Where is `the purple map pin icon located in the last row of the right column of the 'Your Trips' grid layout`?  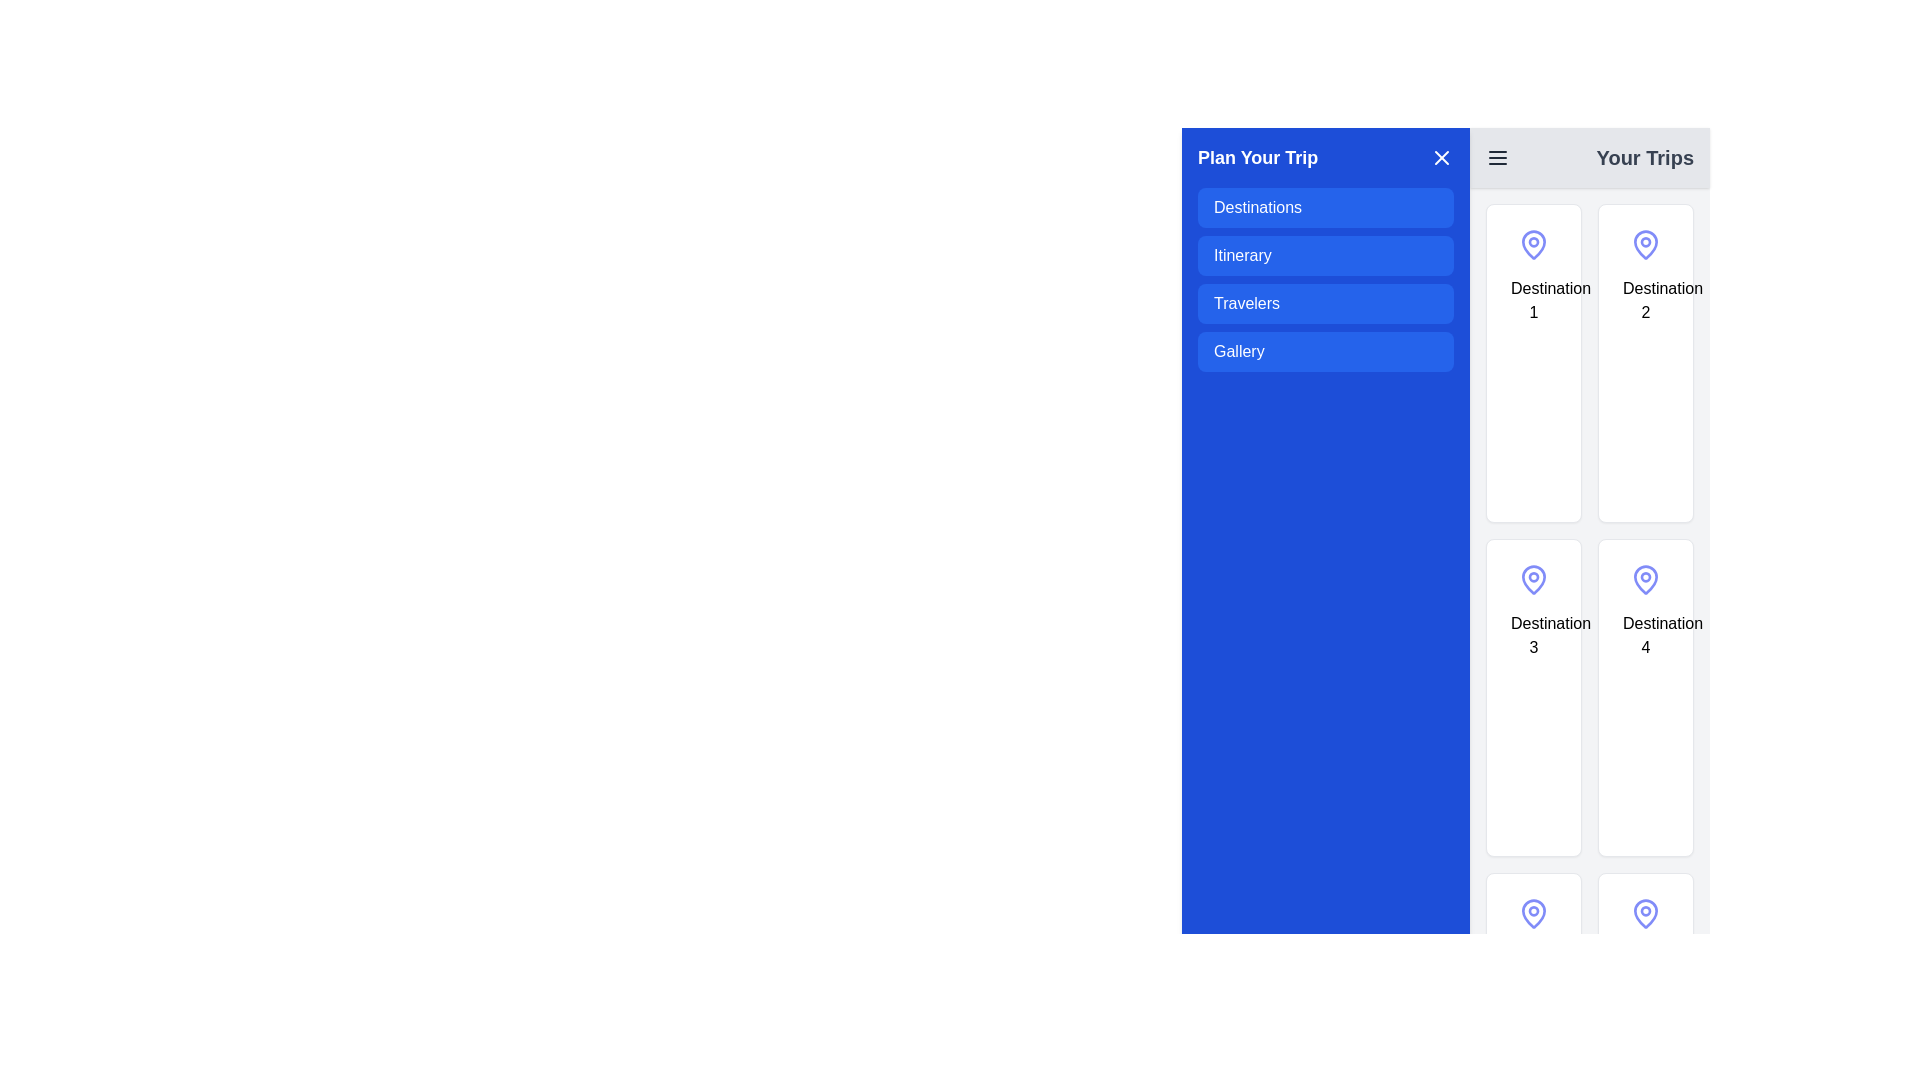
the purple map pin icon located in the last row of the right column of the 'Your Trips' grid layout is located at coordinates (1646, 914).